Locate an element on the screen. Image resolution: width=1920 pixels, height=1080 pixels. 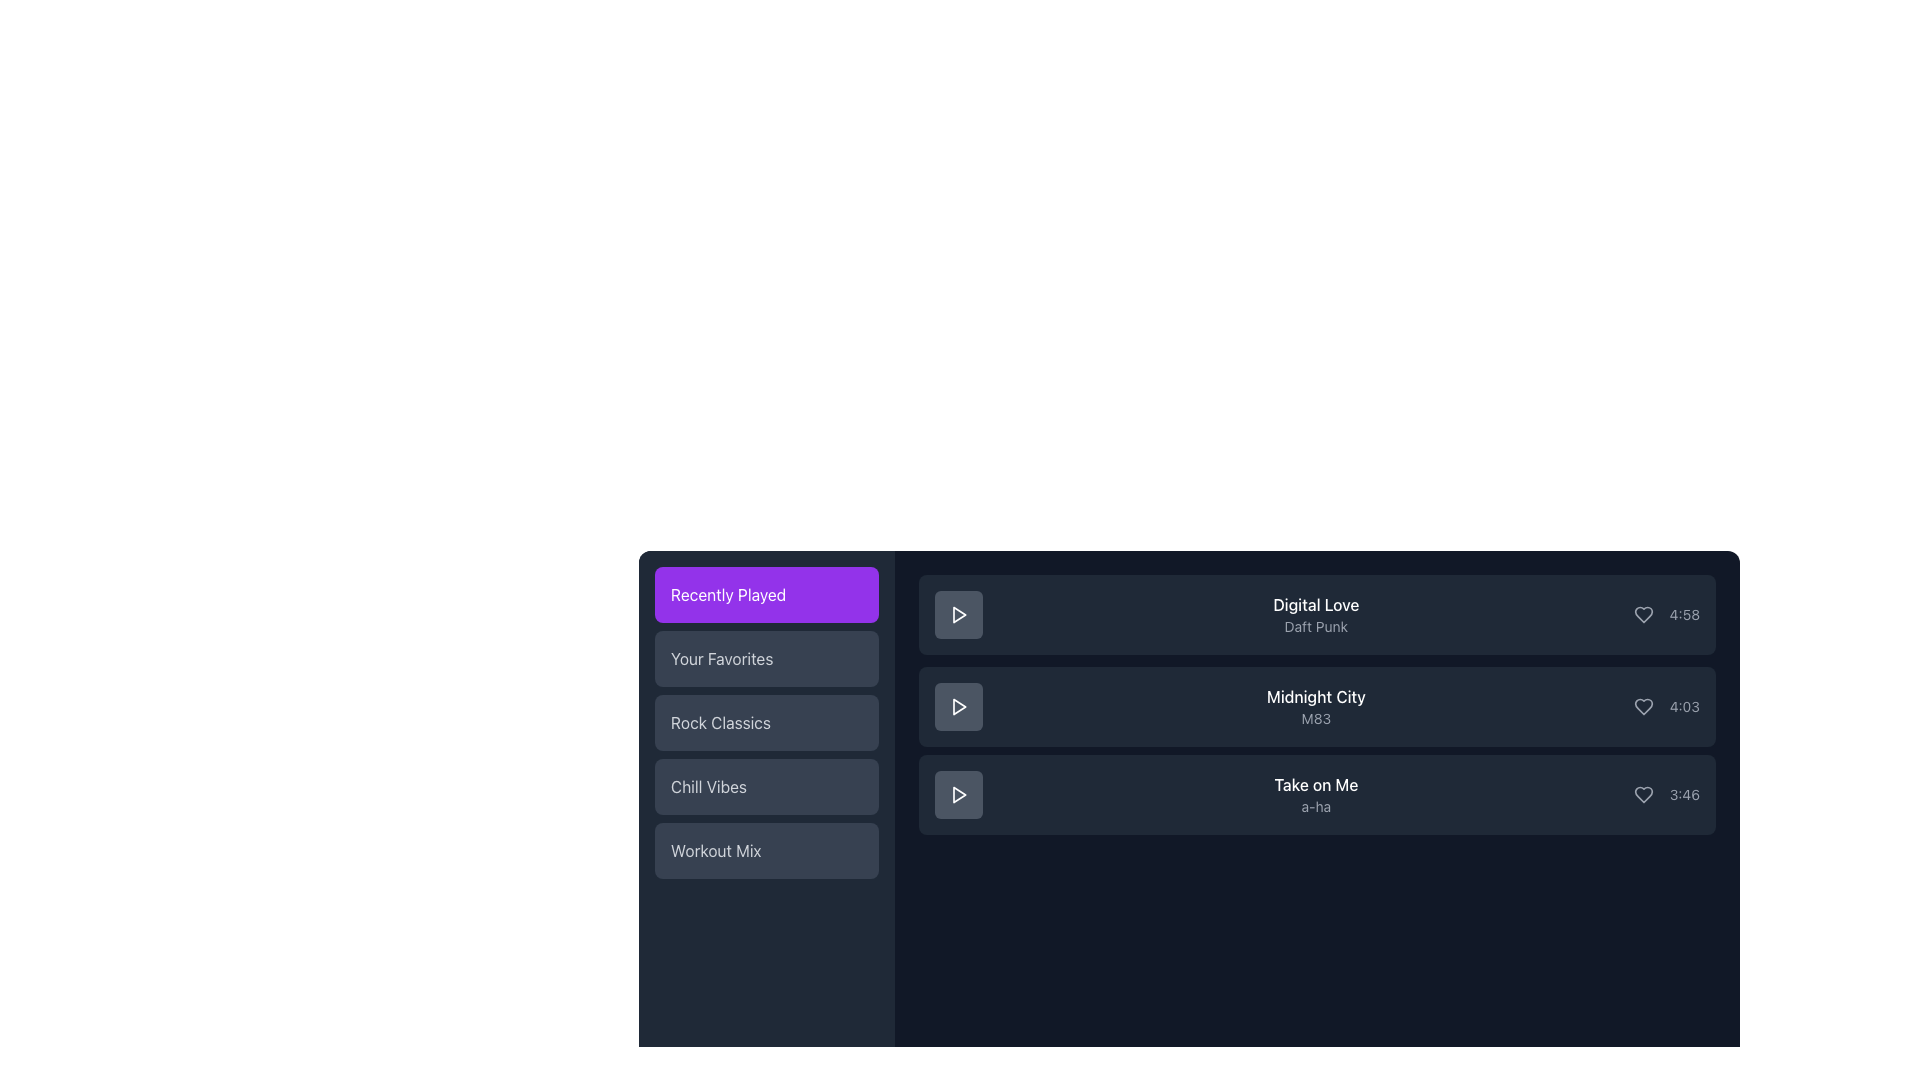
the uppermost play button, which is a small triangle icon on a dark gray or black rounded rectangular button, located to the left of the track title 'Digital Love' is located at coordinates (958, 613).